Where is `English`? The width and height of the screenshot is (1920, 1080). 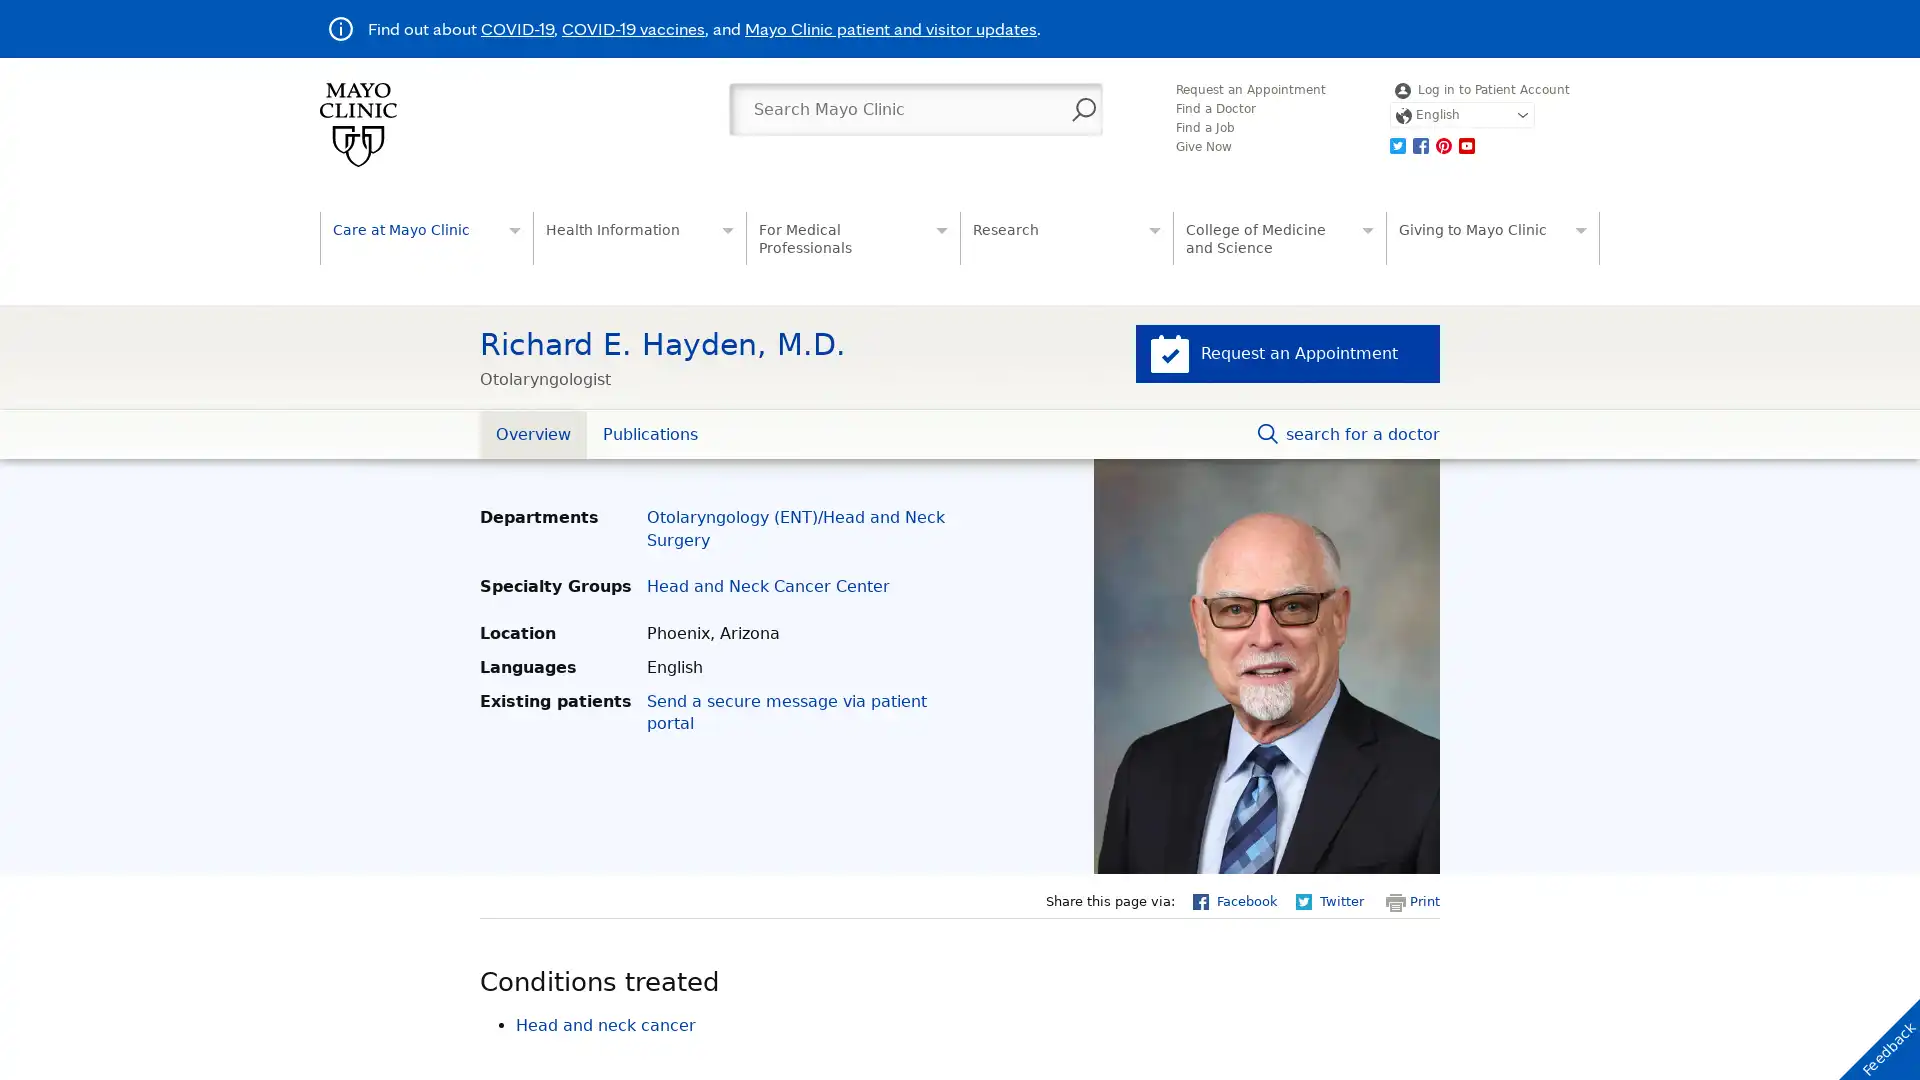
English is located at coordinates (1461, 115).